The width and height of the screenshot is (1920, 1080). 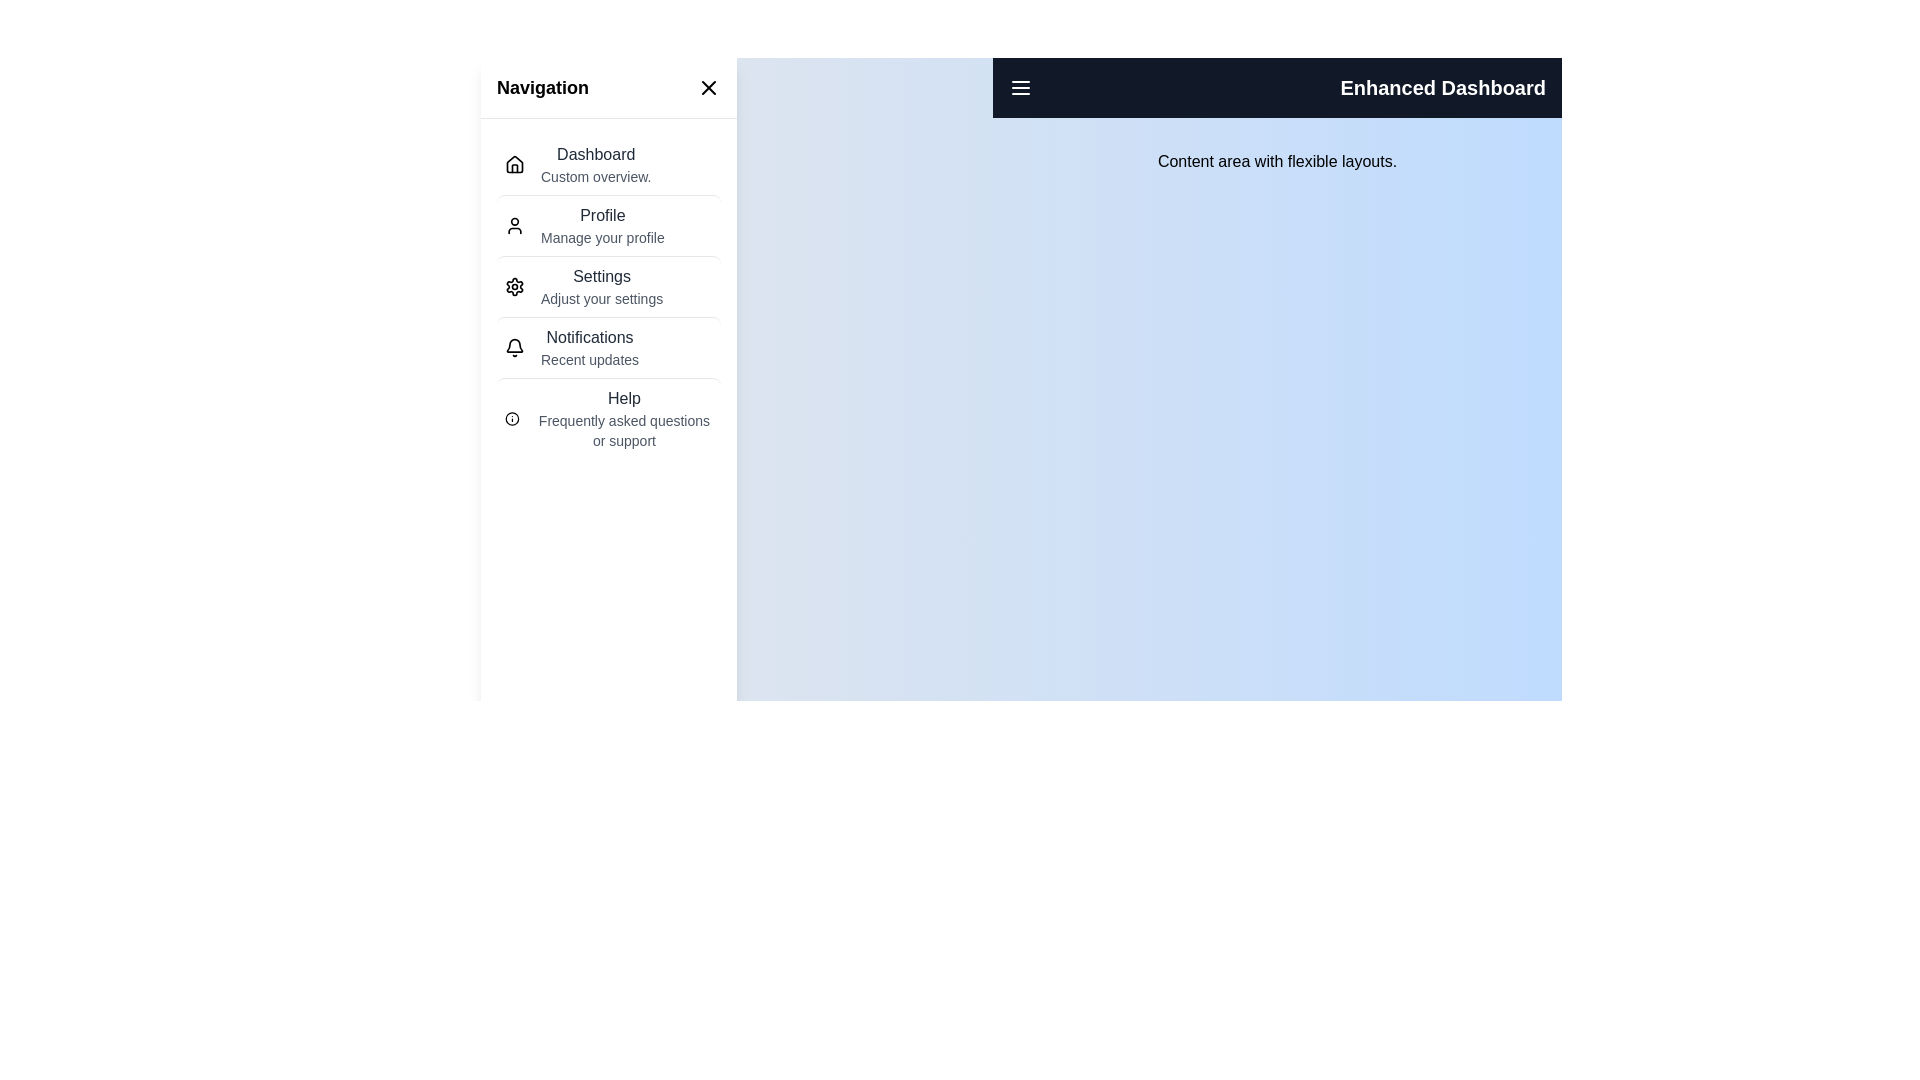 What do you see at coordinates (608, 416) in the screenshot?
I see `the fifth item in the vertical navigation menu located in the left sidebar, which provides access to help-related features` at bounding box center [608, 416].